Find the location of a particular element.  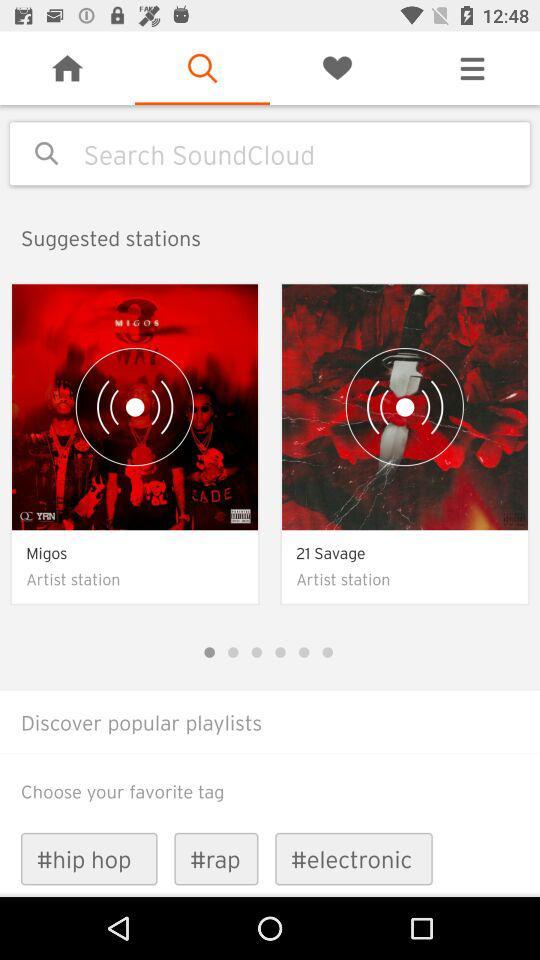

the item below the choose your favorite icon is located at coordinates (215, 858).